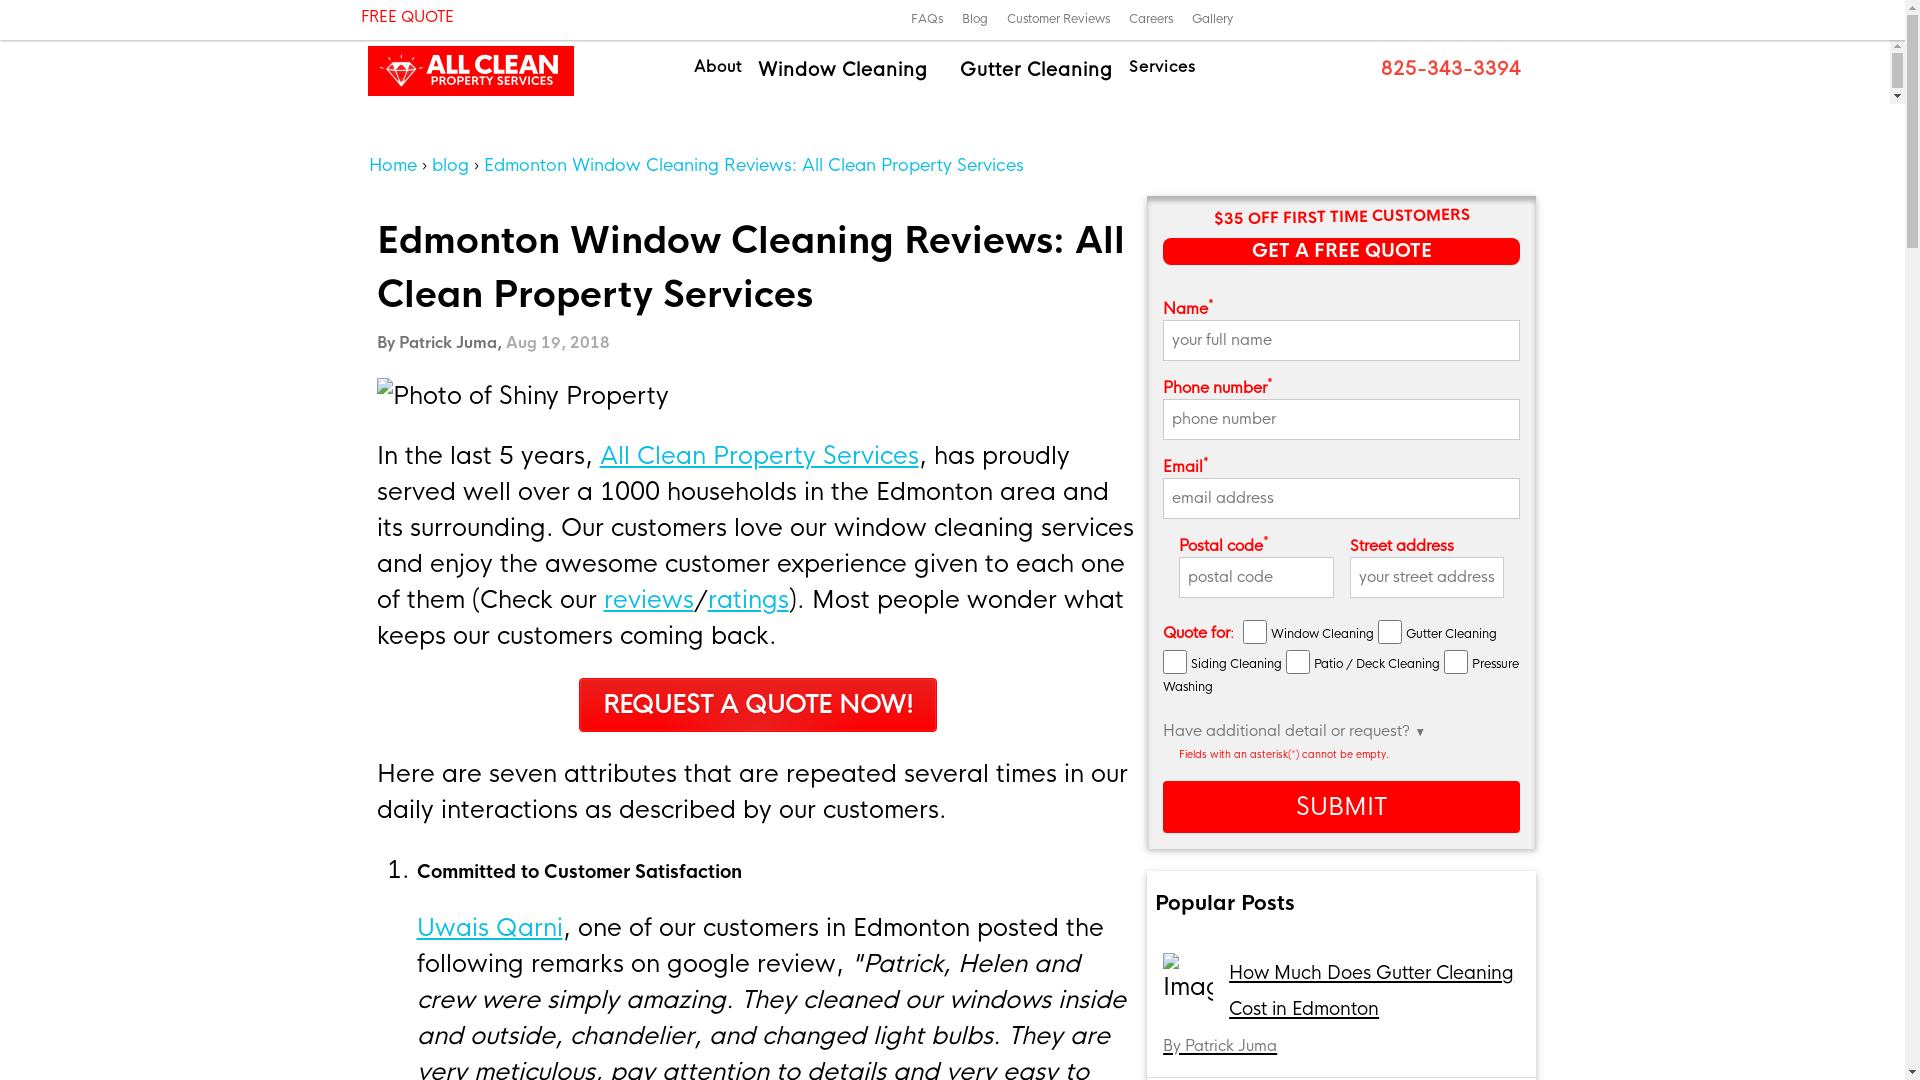 This screenshot has height=1080, width=1920. Describe the element at coordinates (974, 19) in the screenshot. I see `'Blog'` at that location.